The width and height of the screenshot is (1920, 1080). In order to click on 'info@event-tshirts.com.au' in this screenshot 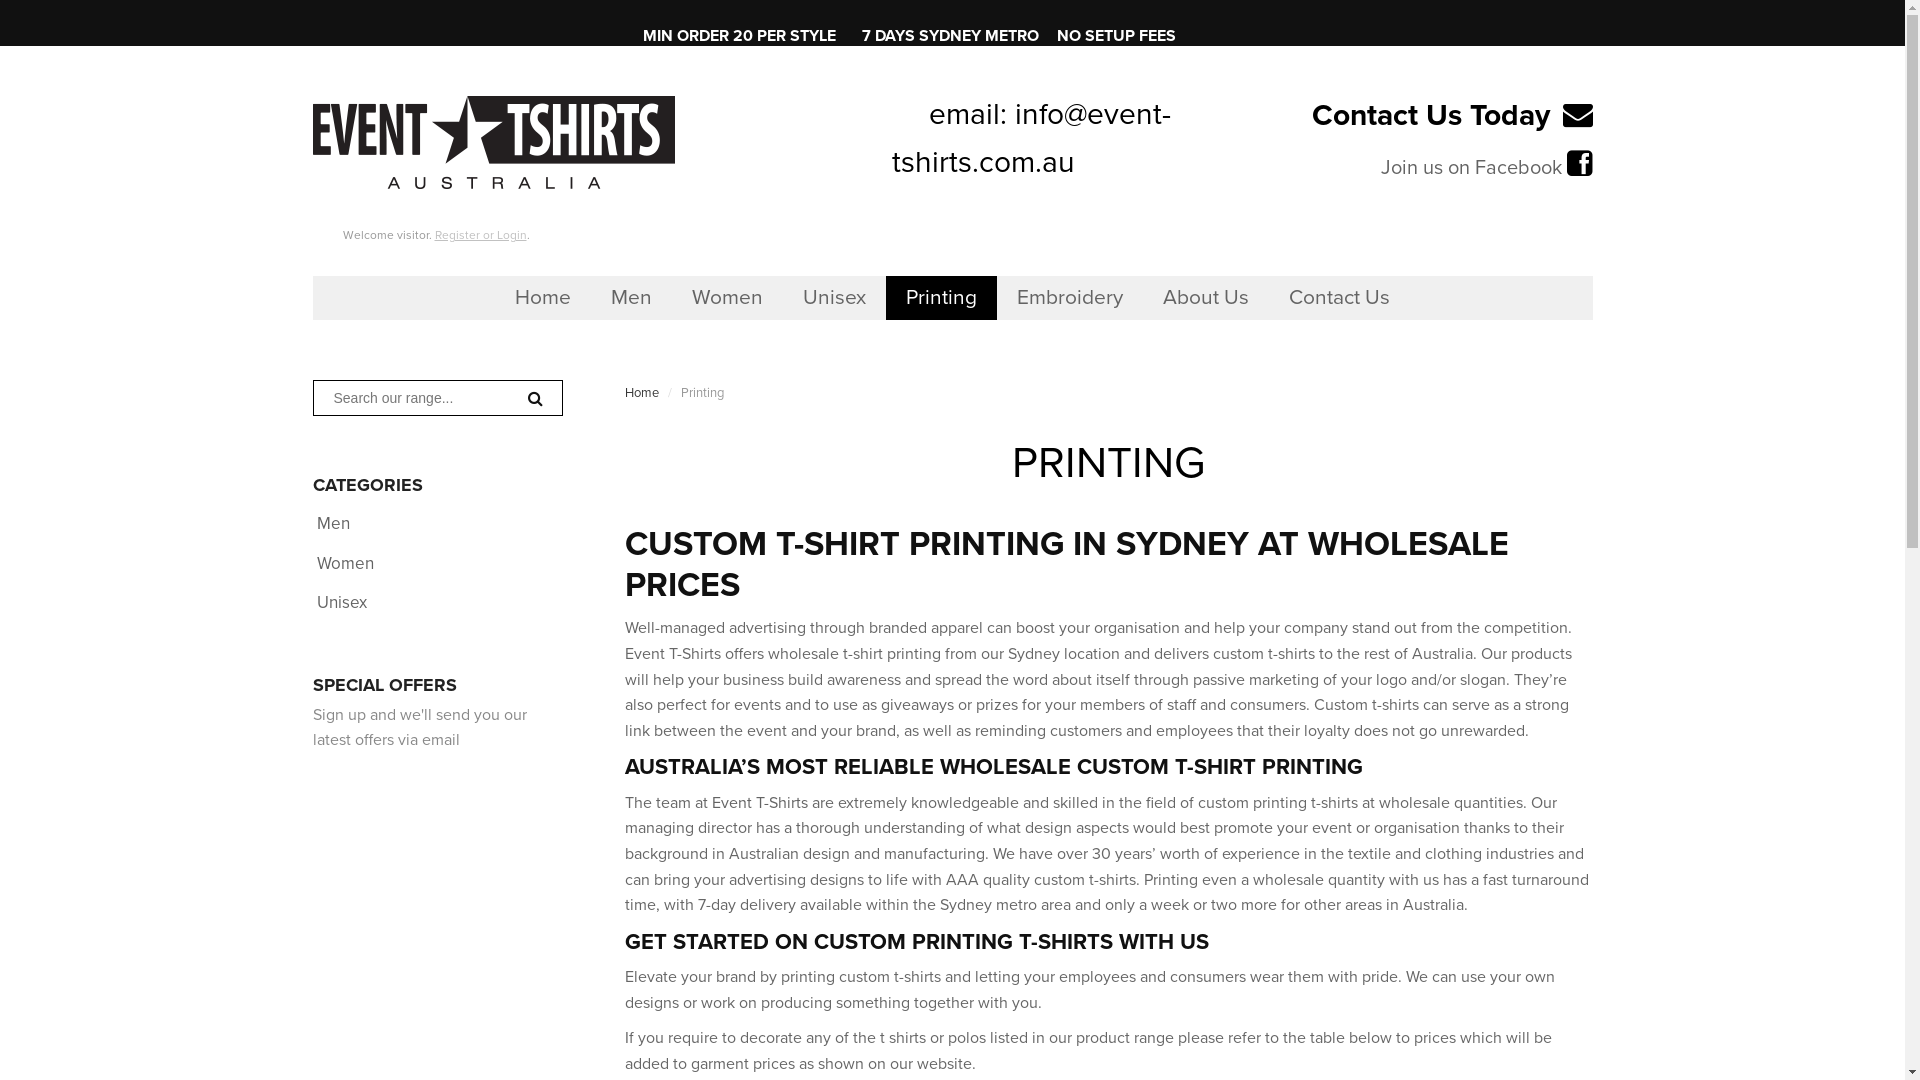, I will do `click(1031, 137)`.